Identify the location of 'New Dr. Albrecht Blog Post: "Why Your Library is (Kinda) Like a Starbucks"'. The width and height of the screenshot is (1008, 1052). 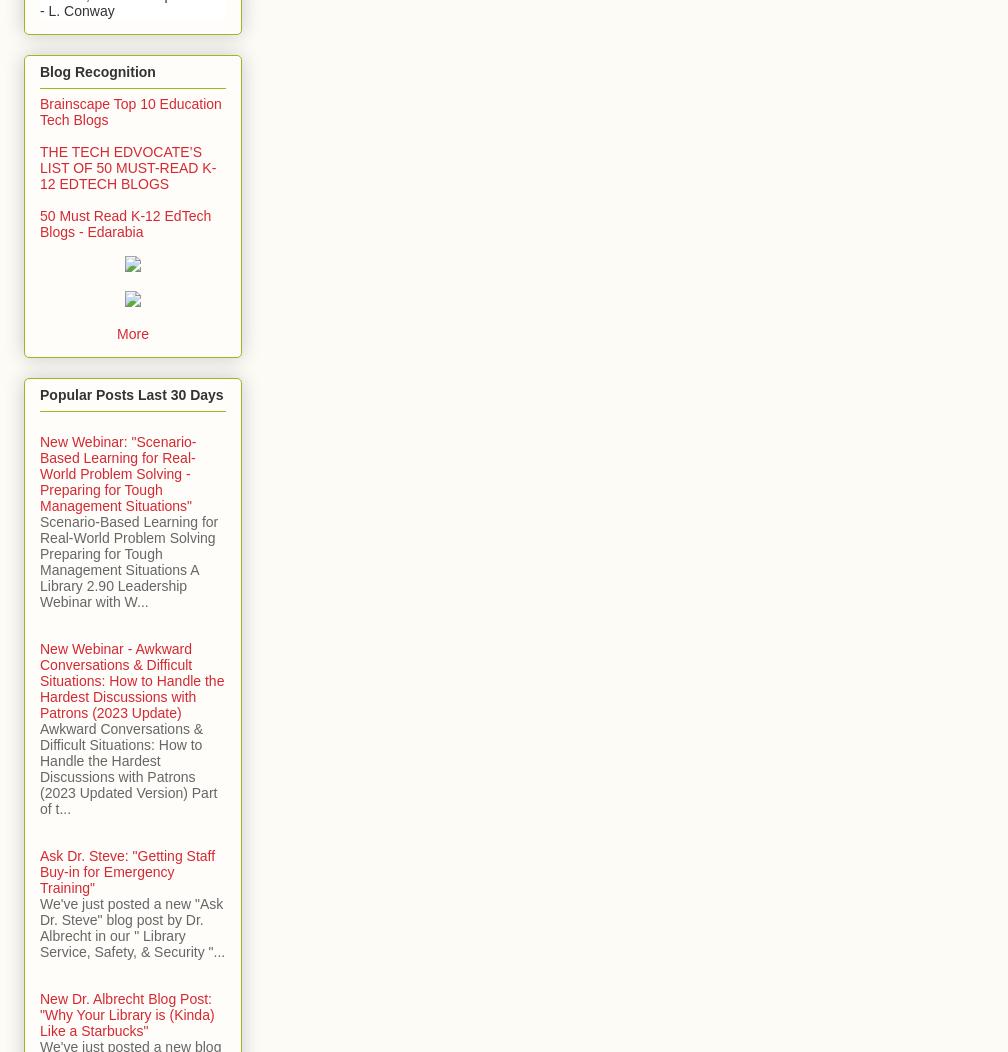
(127, 1013).